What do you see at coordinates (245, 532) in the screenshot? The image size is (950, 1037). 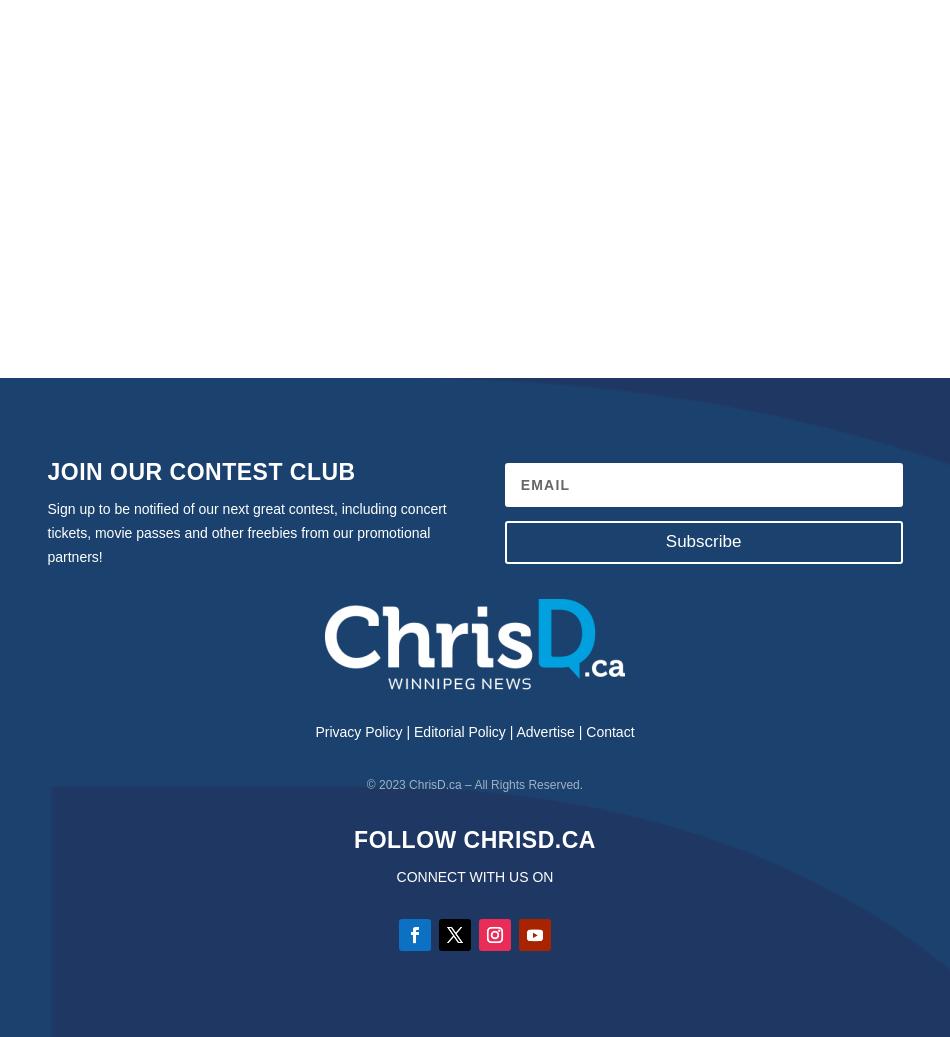 I see `'Sign up to be notified of our next great contest, including concert tickets, movie passes and other freebies from our promotional partners!'` at bounding box center [245, 532].